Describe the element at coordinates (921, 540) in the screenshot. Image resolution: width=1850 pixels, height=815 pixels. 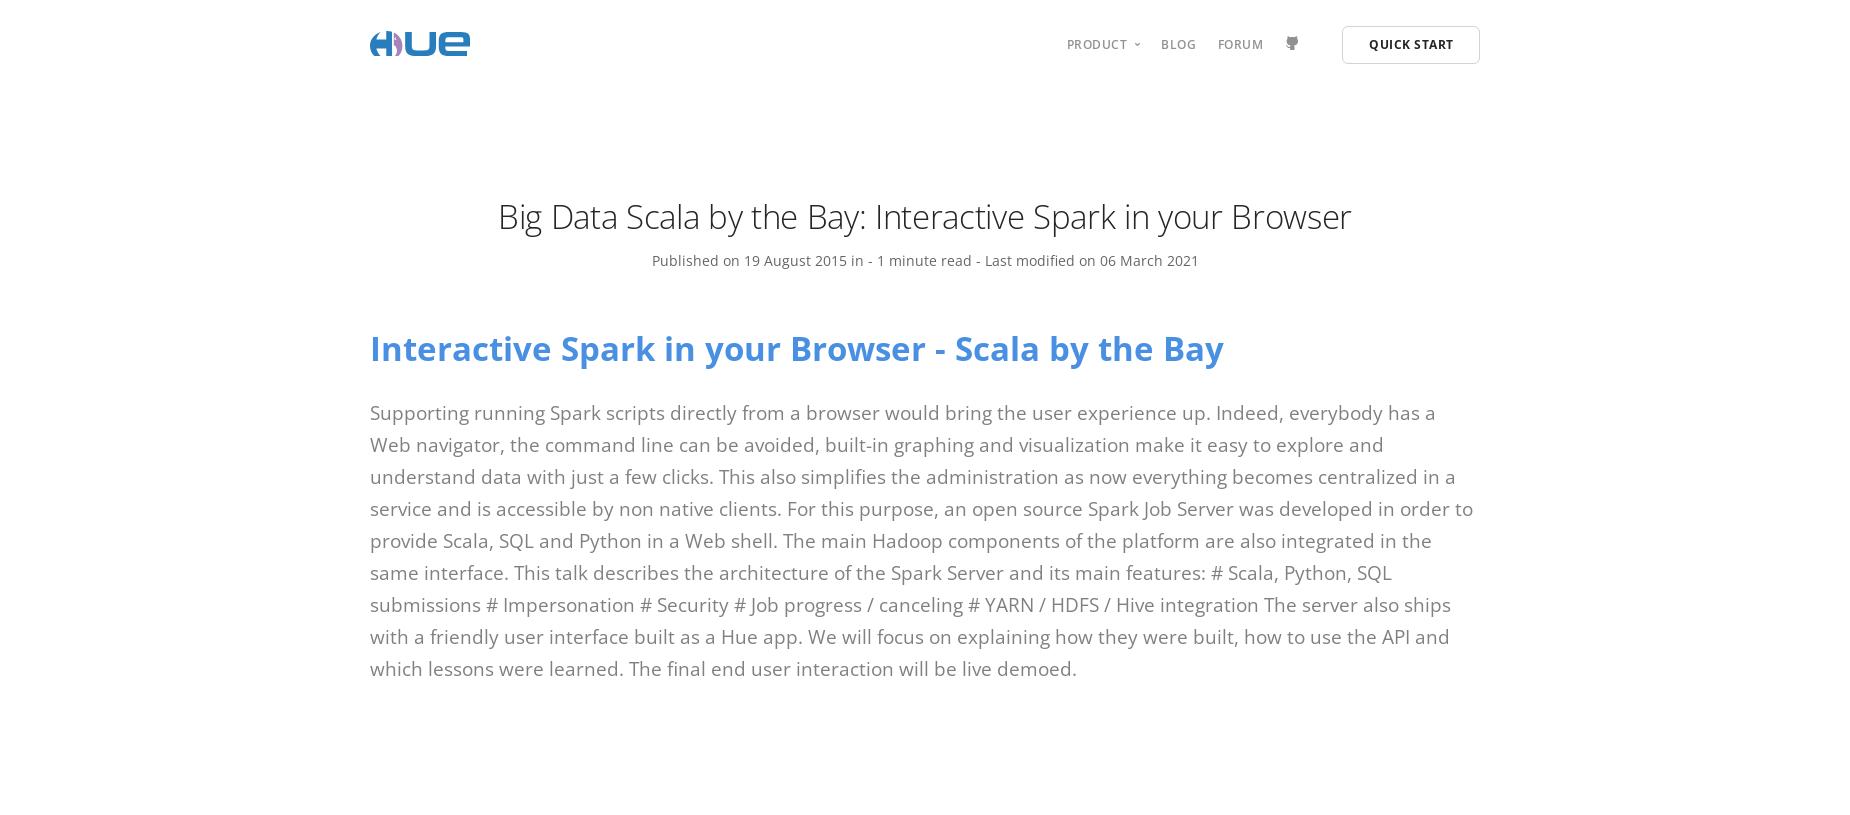
I see `'Supporting running Spark scripts directly from a browser would bring the user experience up. Indeed, everybody has a Web navigator, the command line can be avoided, built-in graphing and visualization make it easy to explore and understand data with just a few clicks. This also simplifies the administration as now everything becomes centralized in a service and is accessible by non native clients. For this purpose, an open source Spark Job Server was developed in order to provide Scala, SQL and Python in a Web shell. The main Hadoop components of the platform are also integrated in the same interface. This talk describes the architecture of the Spark Server and its main features: # Scala, Python, SQL submissions # Impersonation # Security # Job progress / canceling # YARN / HDFS / Hive integration The server also ships with a friendly user interface built as a Hue app. We will focus on explaining how they were built, how to use the API and which lessons were learned. The final end user interaction will be live demoed.'` at that location.